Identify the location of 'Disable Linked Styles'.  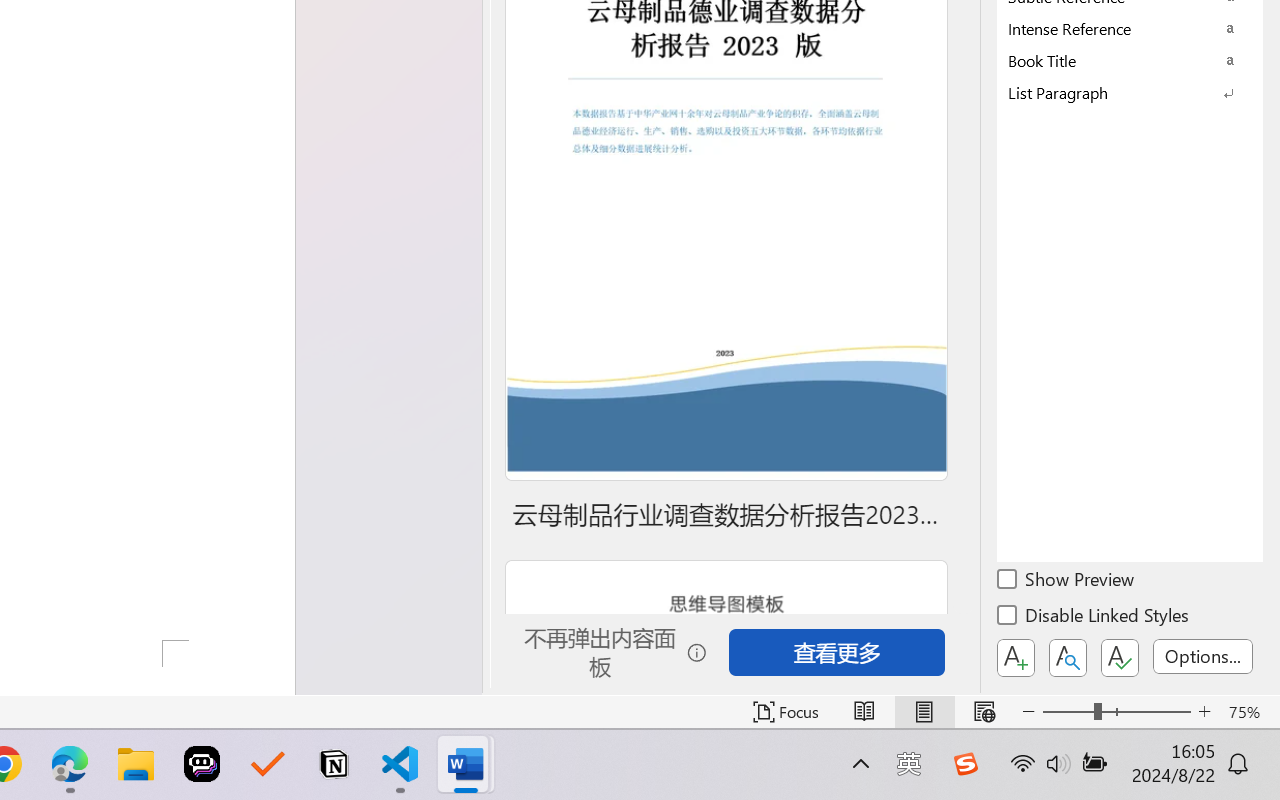
(1094, 618).